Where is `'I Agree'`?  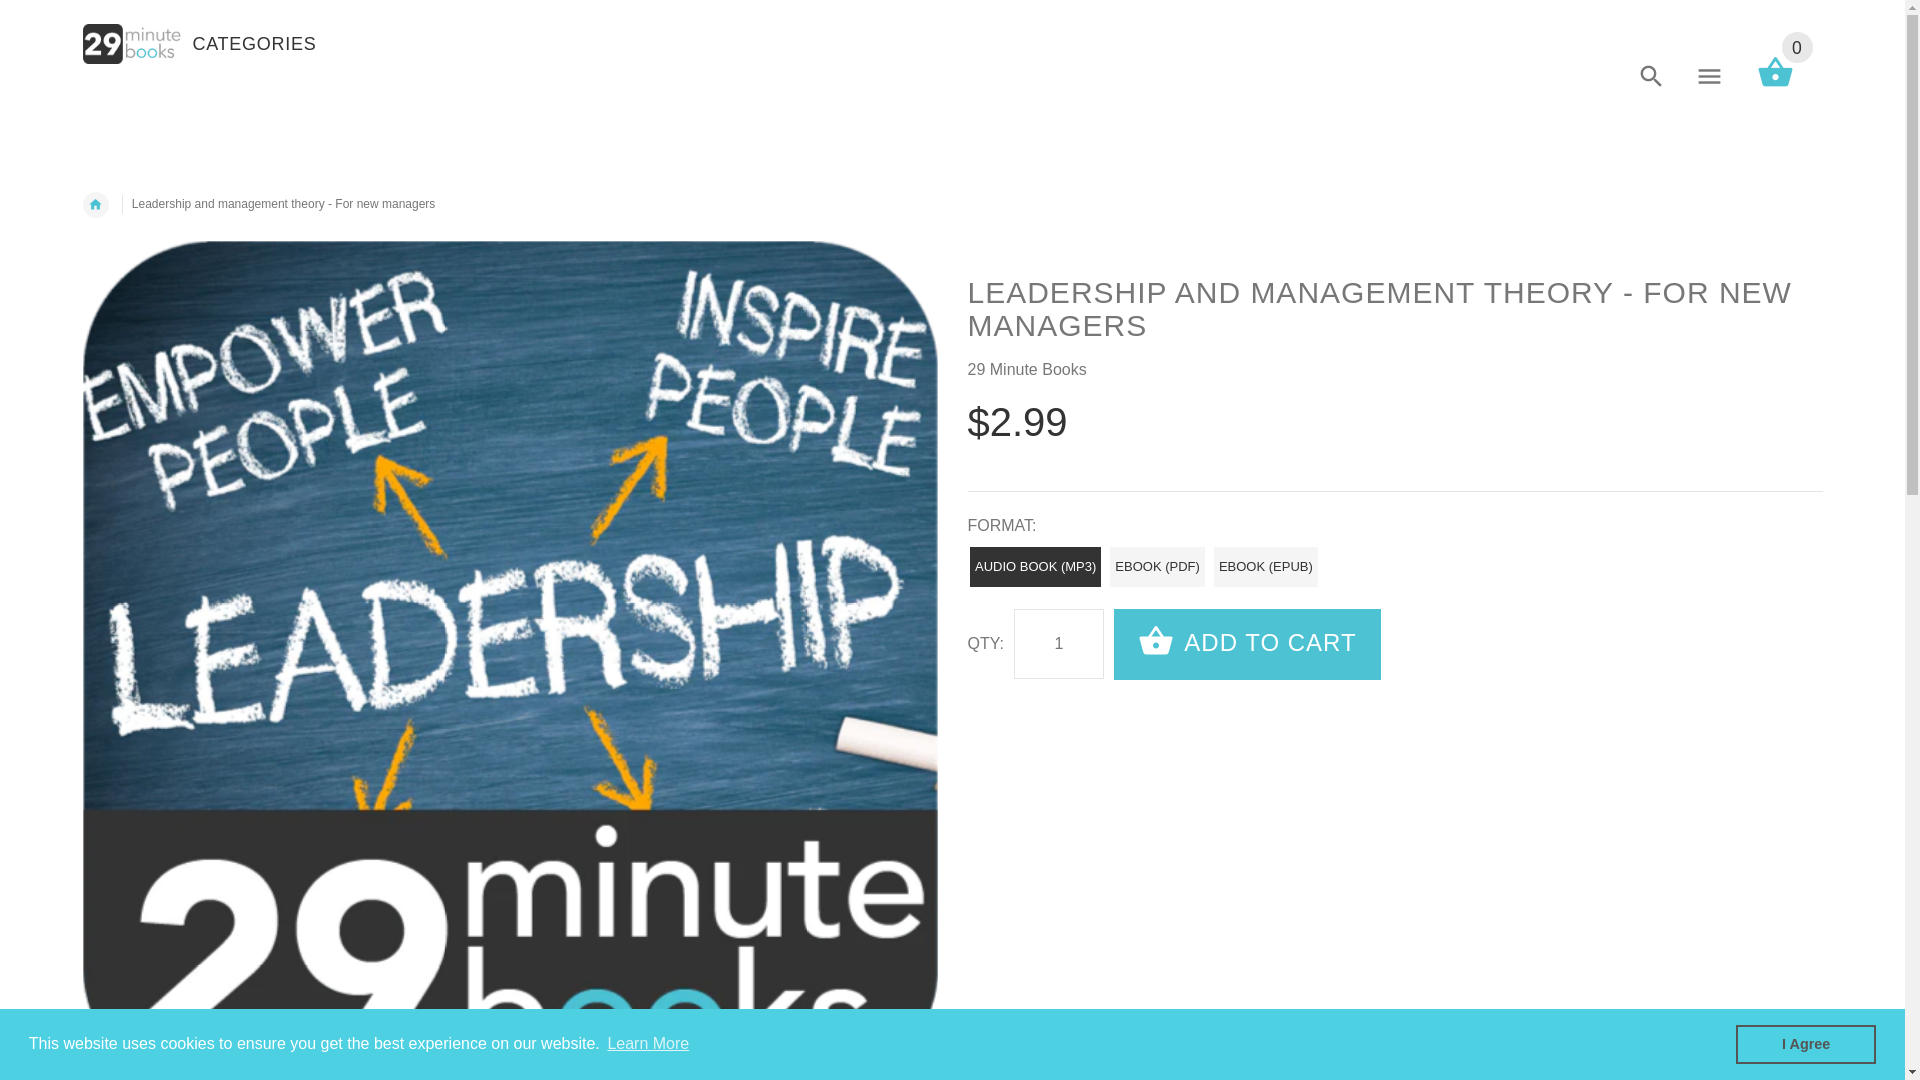
'I Agree' is located at coordinates (1805, 1043).